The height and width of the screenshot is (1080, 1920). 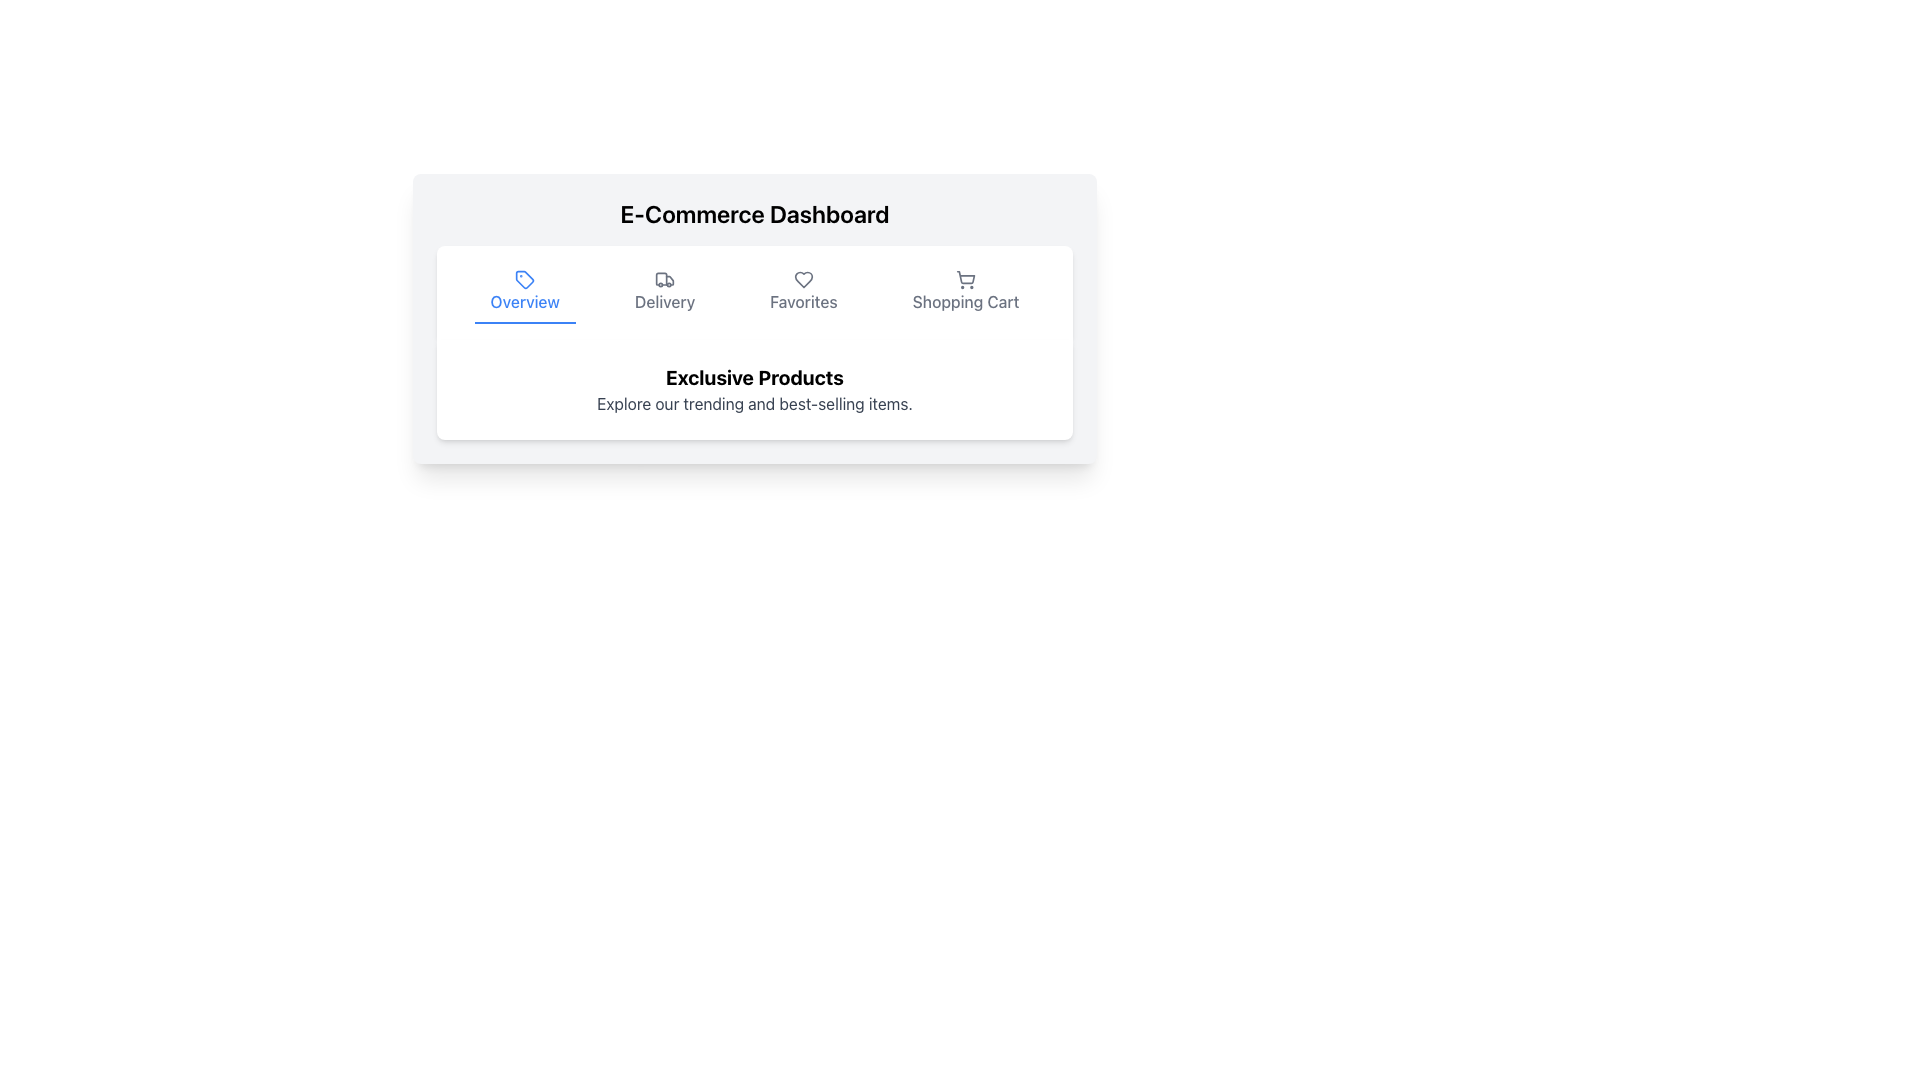 What do you see at coordinates (966, 277) in the screenshot?
I see `the shopping cart icon, which is the rightmost element in the navigation row, indicated by its outline and wheels` at bounding box center [966, 277].